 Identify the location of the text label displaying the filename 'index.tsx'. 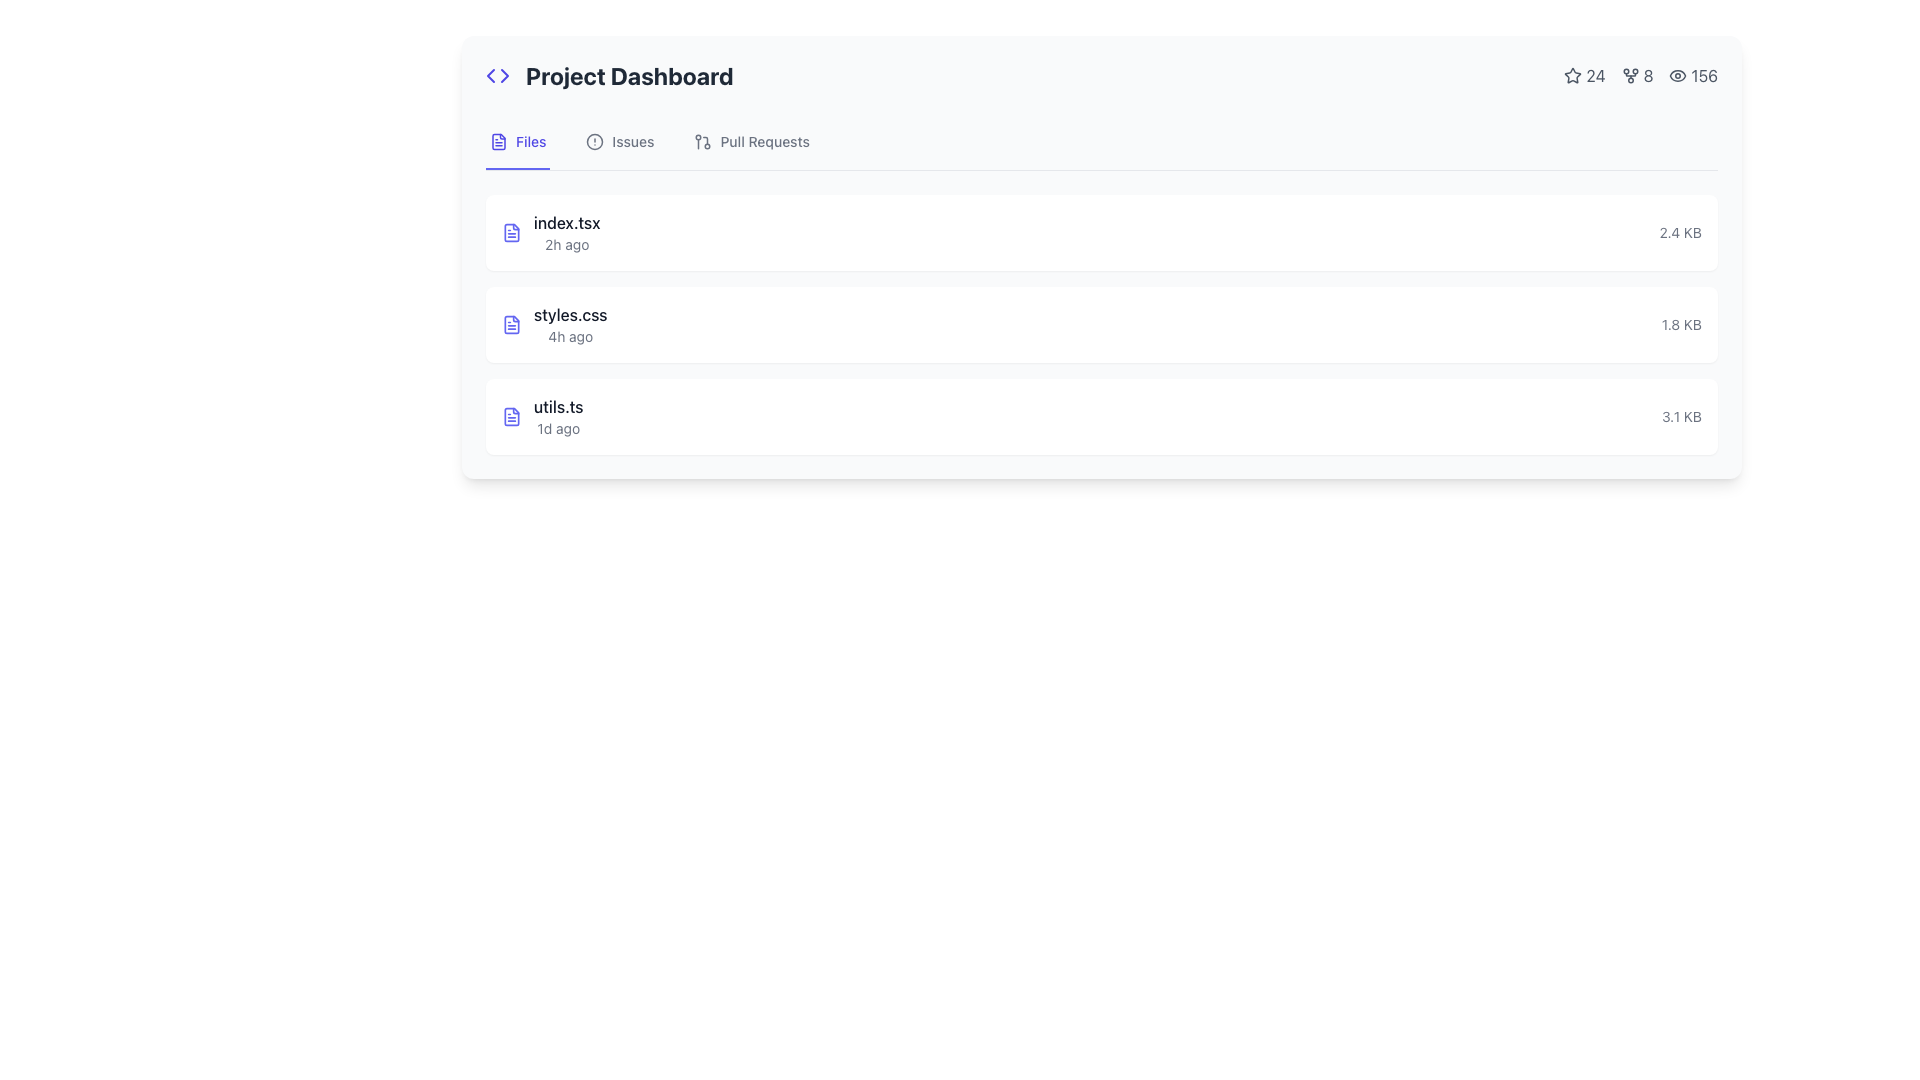
(565, 223).